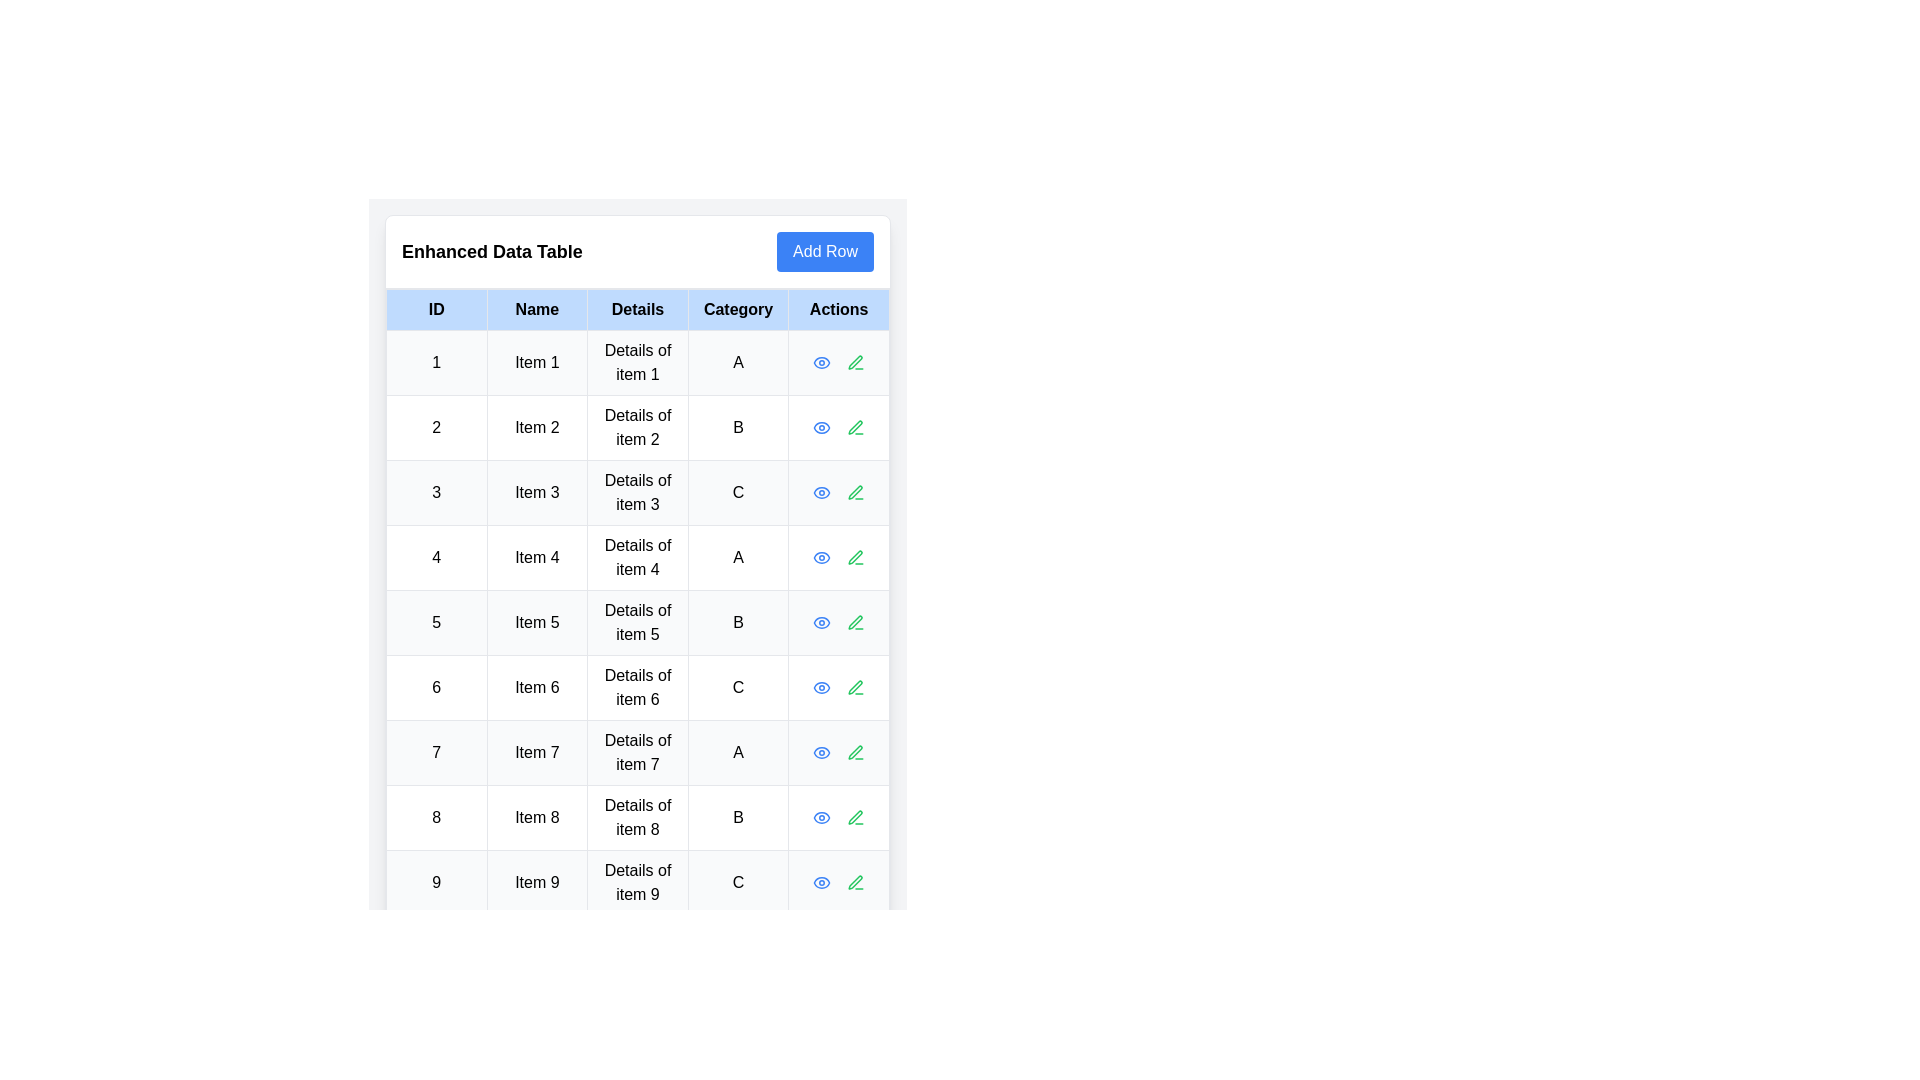  I want to click on the pen icon with a green outline located in the 'Actions' column corresponding to 'Item 8' to initiate an editing operation, so click(855, 817).